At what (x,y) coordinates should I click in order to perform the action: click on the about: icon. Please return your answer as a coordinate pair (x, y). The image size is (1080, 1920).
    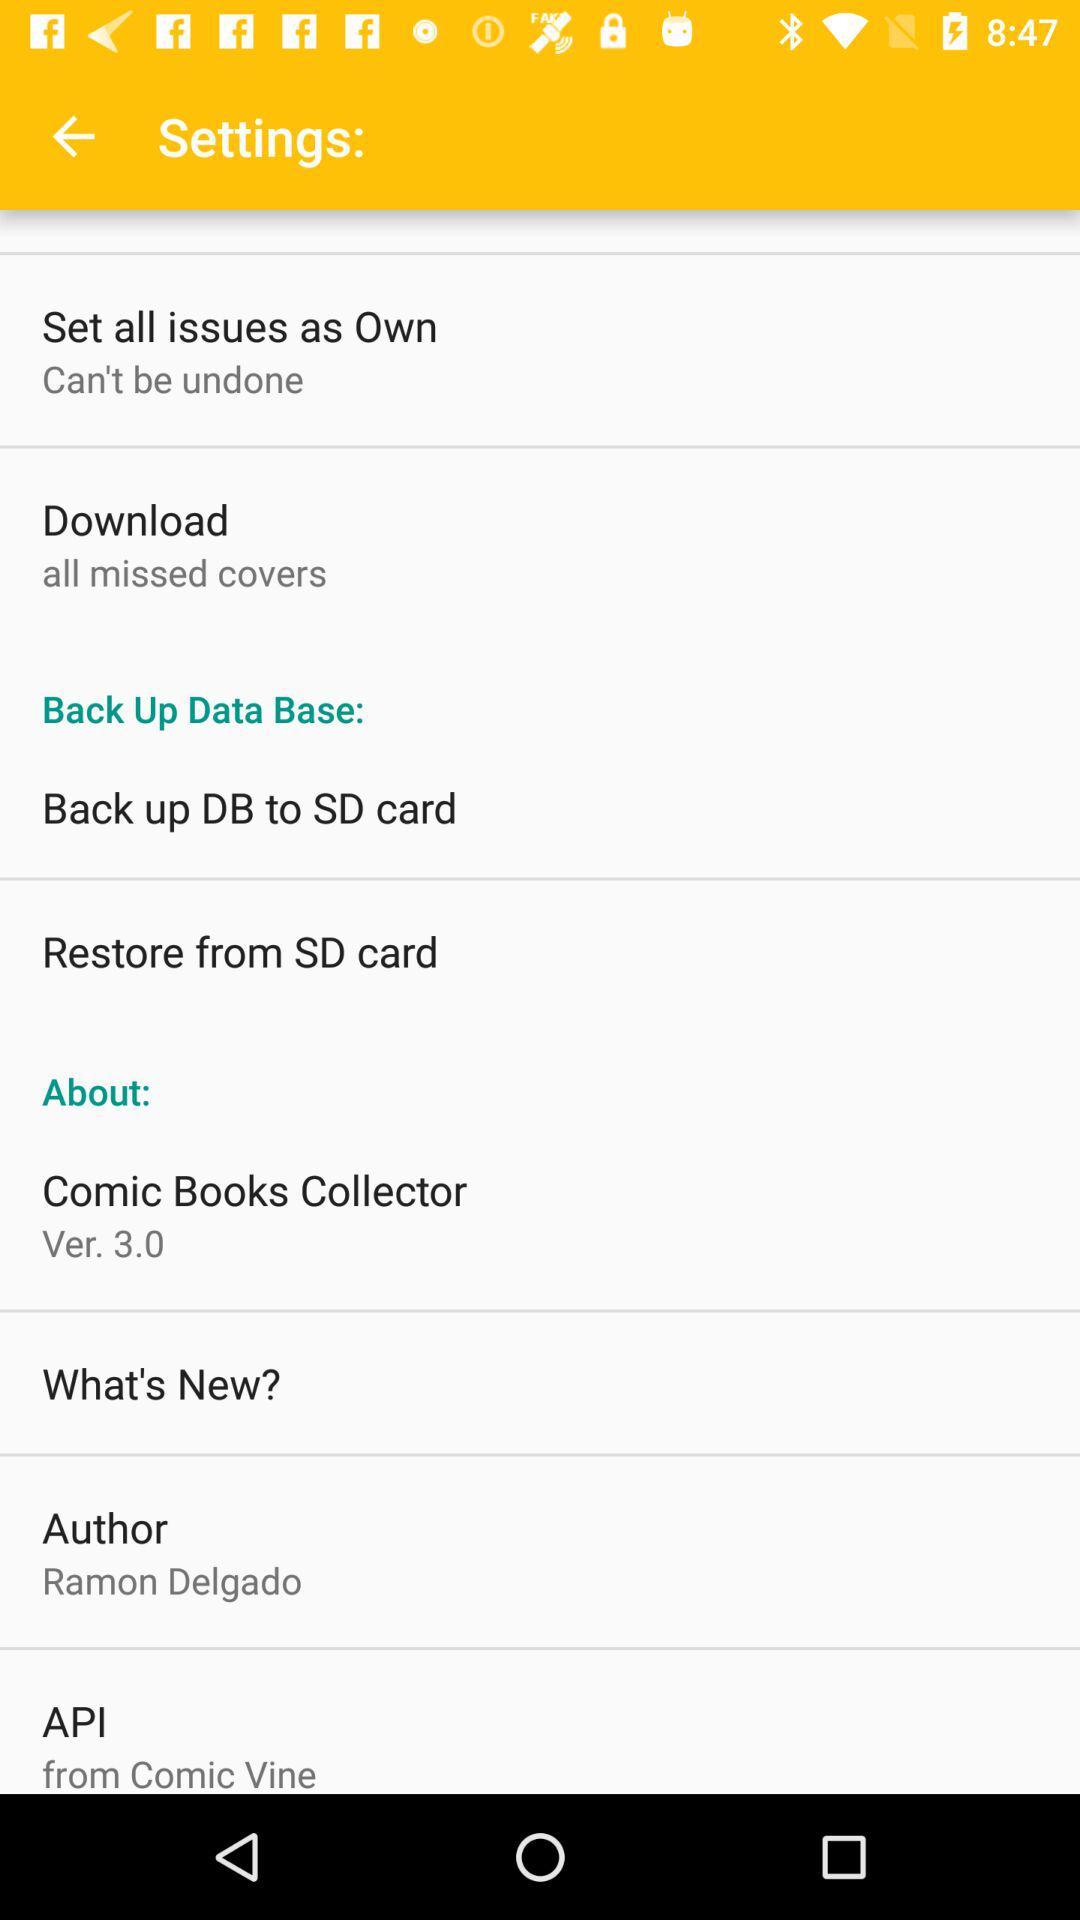
    Looking at the image, I should click on (540, 1069).